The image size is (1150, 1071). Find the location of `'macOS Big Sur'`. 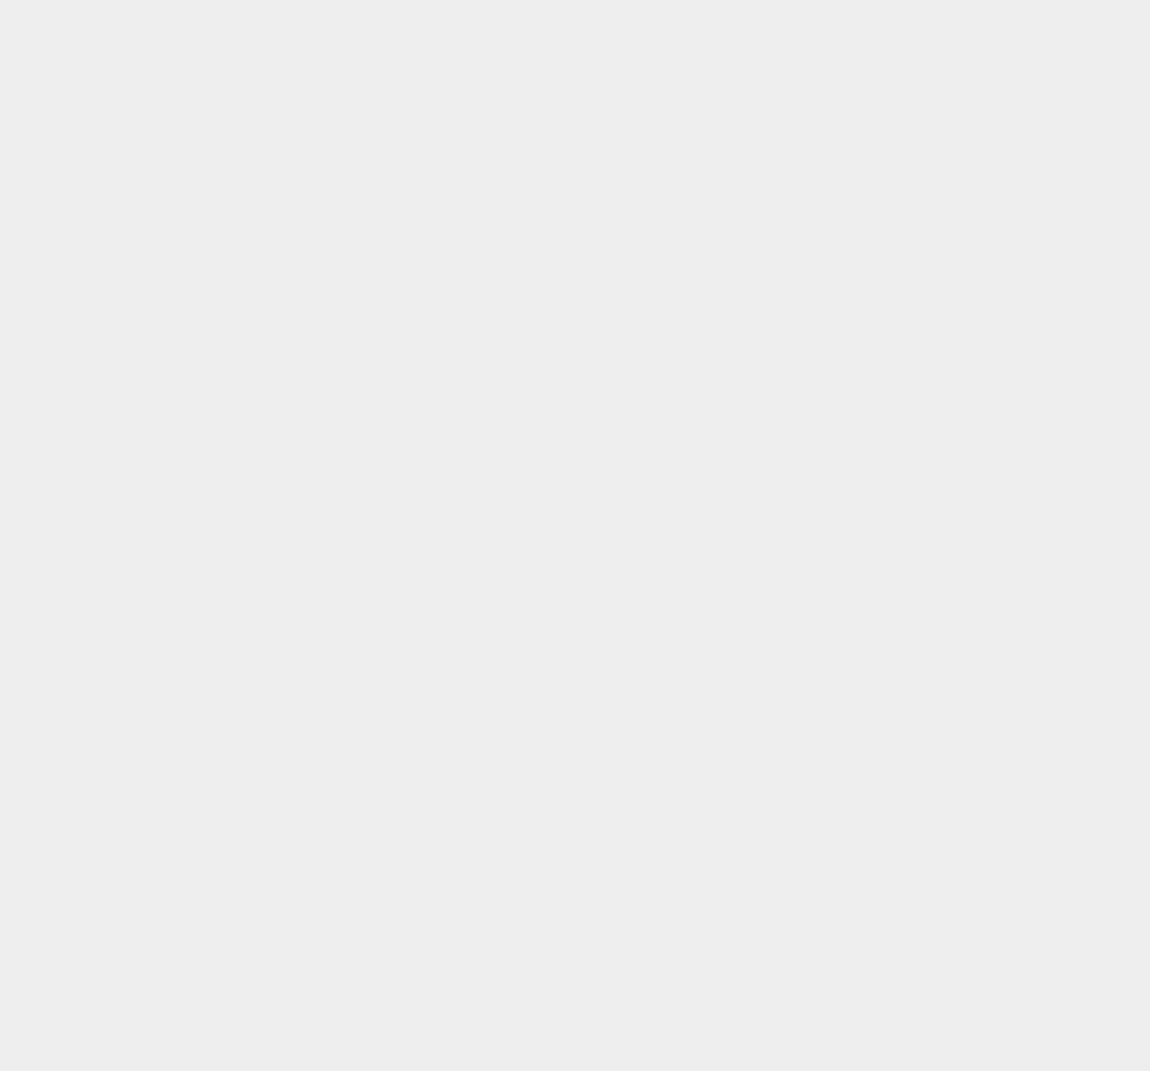

'macOS Big Sur' is located at coordinates (812, 292).